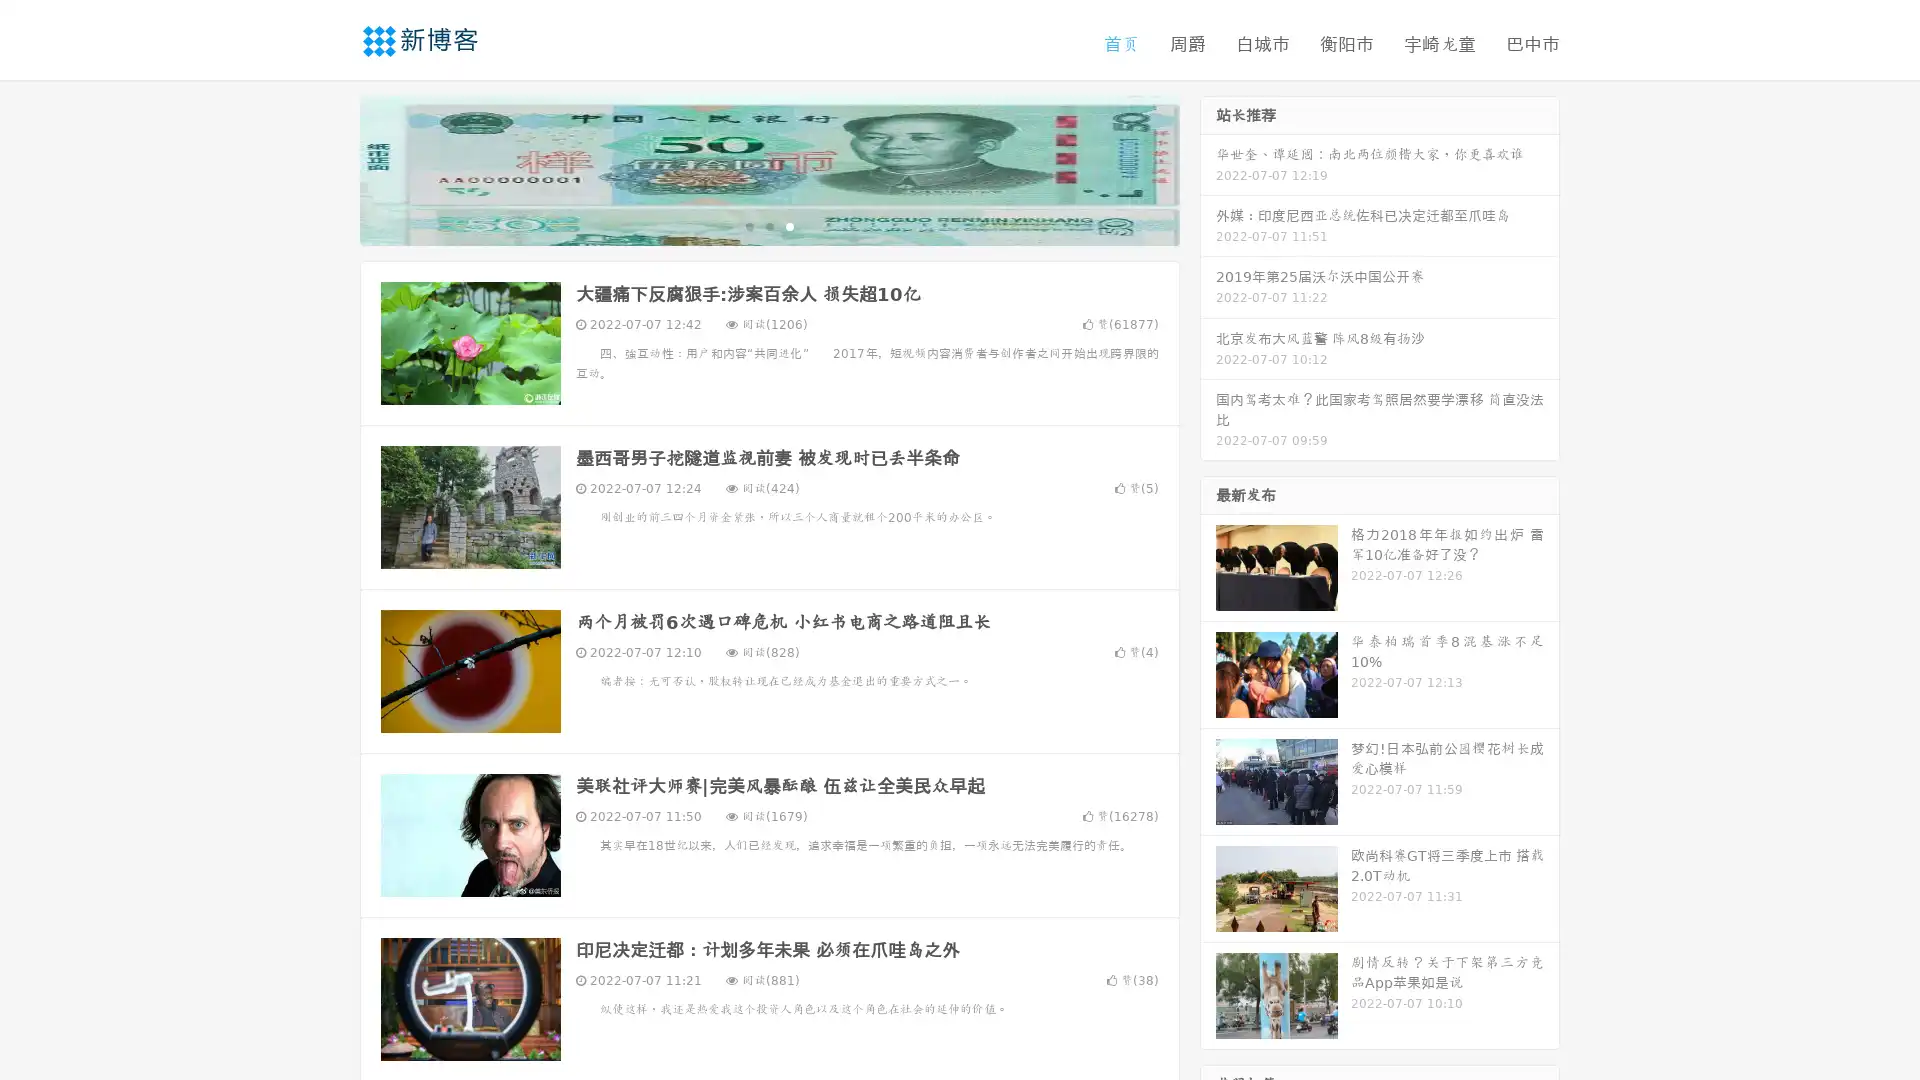 The width and height of the screenshot is (1920, 1080). What do you see at coordinates (768, 225) in the screenshot?
I see `Go to slide 2` at bounding box center [768, 225].